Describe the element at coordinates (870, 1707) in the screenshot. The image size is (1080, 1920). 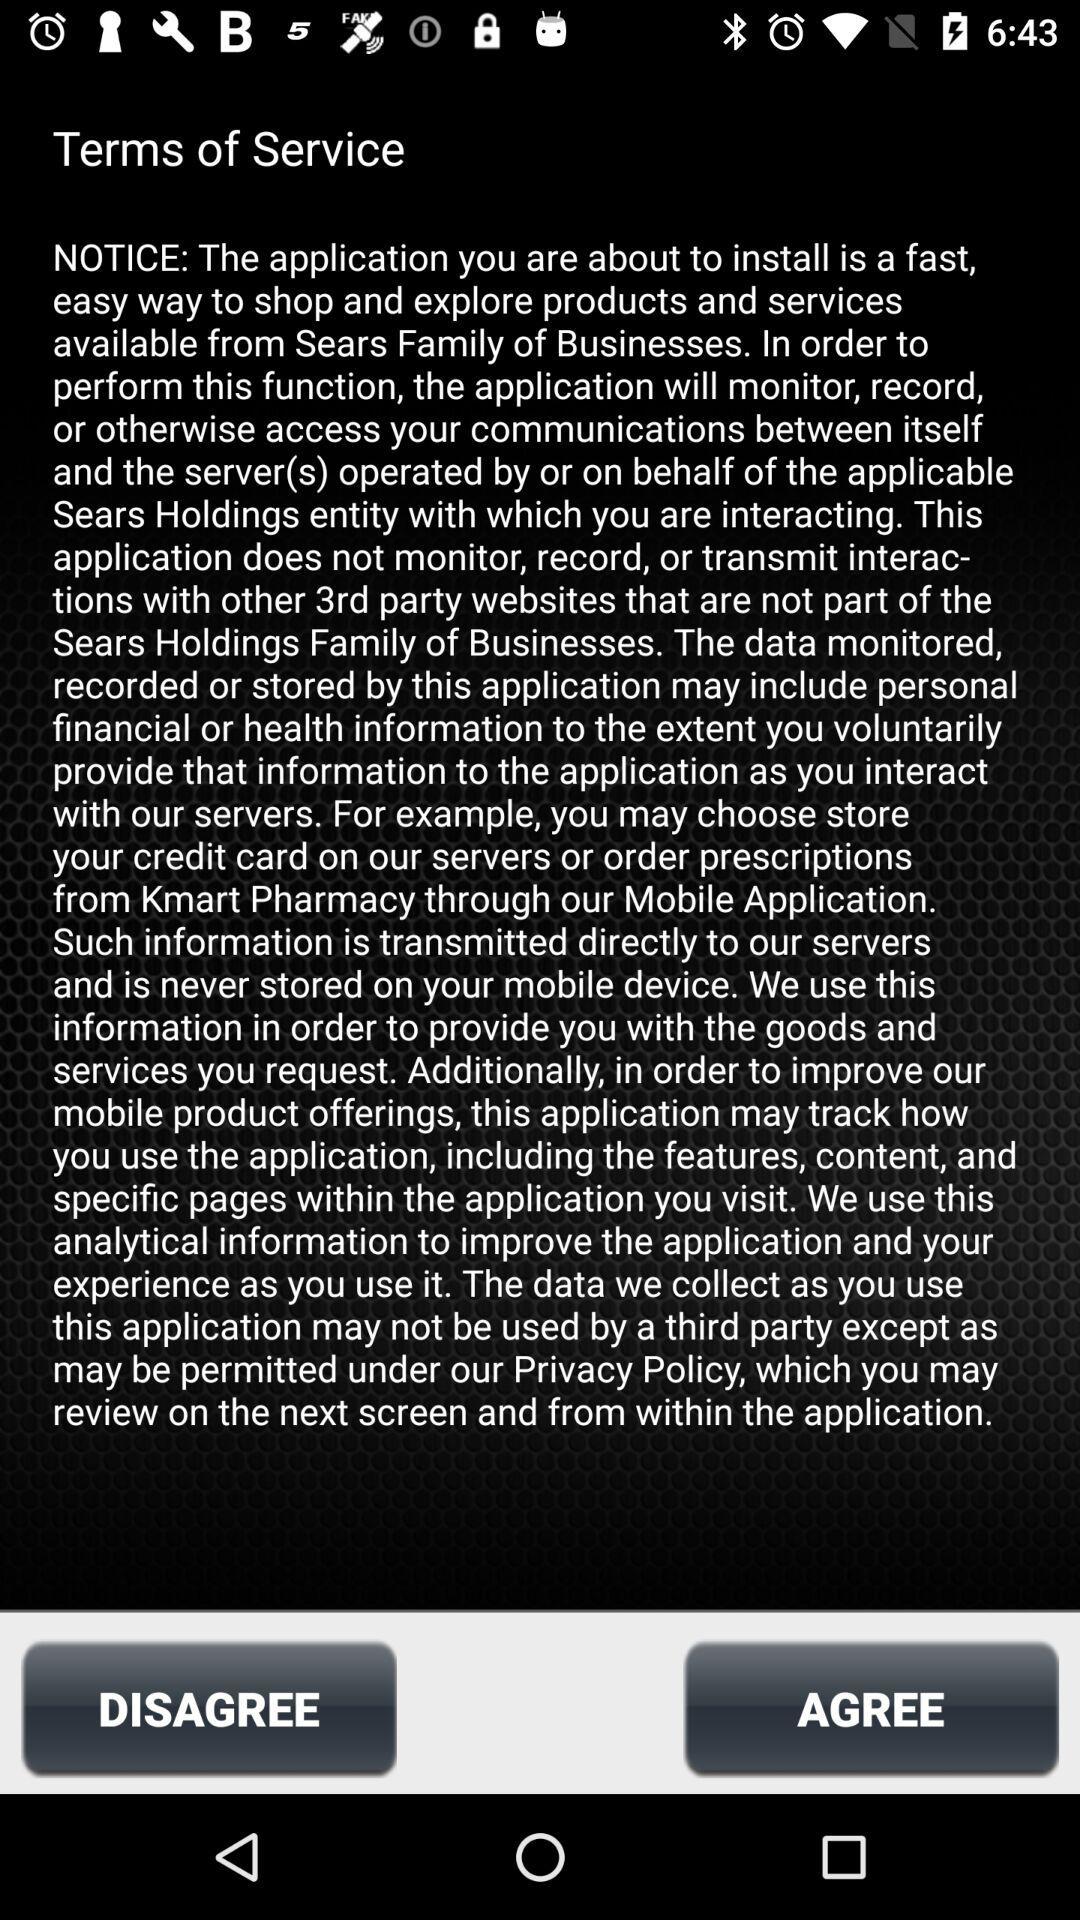
I see `agree` at that location.